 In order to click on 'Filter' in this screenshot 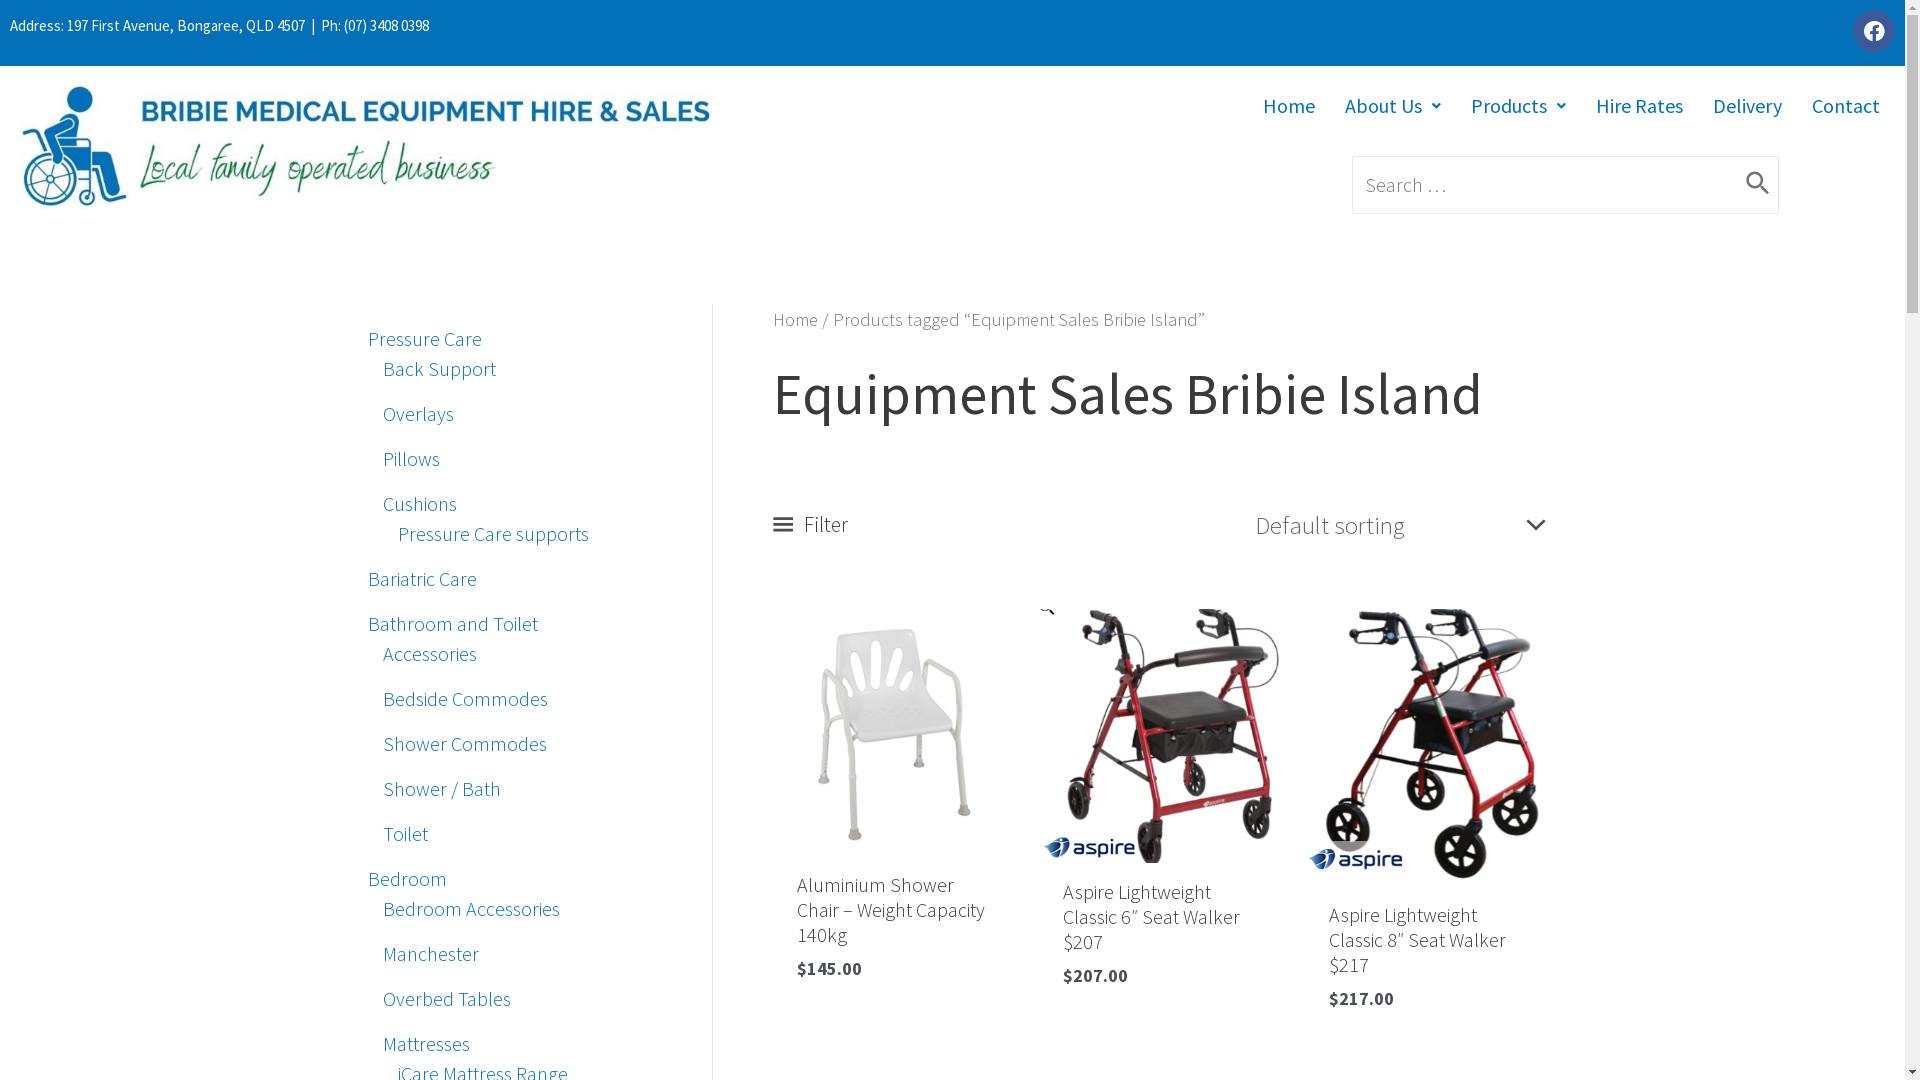, I will do `click(809, 523)`.